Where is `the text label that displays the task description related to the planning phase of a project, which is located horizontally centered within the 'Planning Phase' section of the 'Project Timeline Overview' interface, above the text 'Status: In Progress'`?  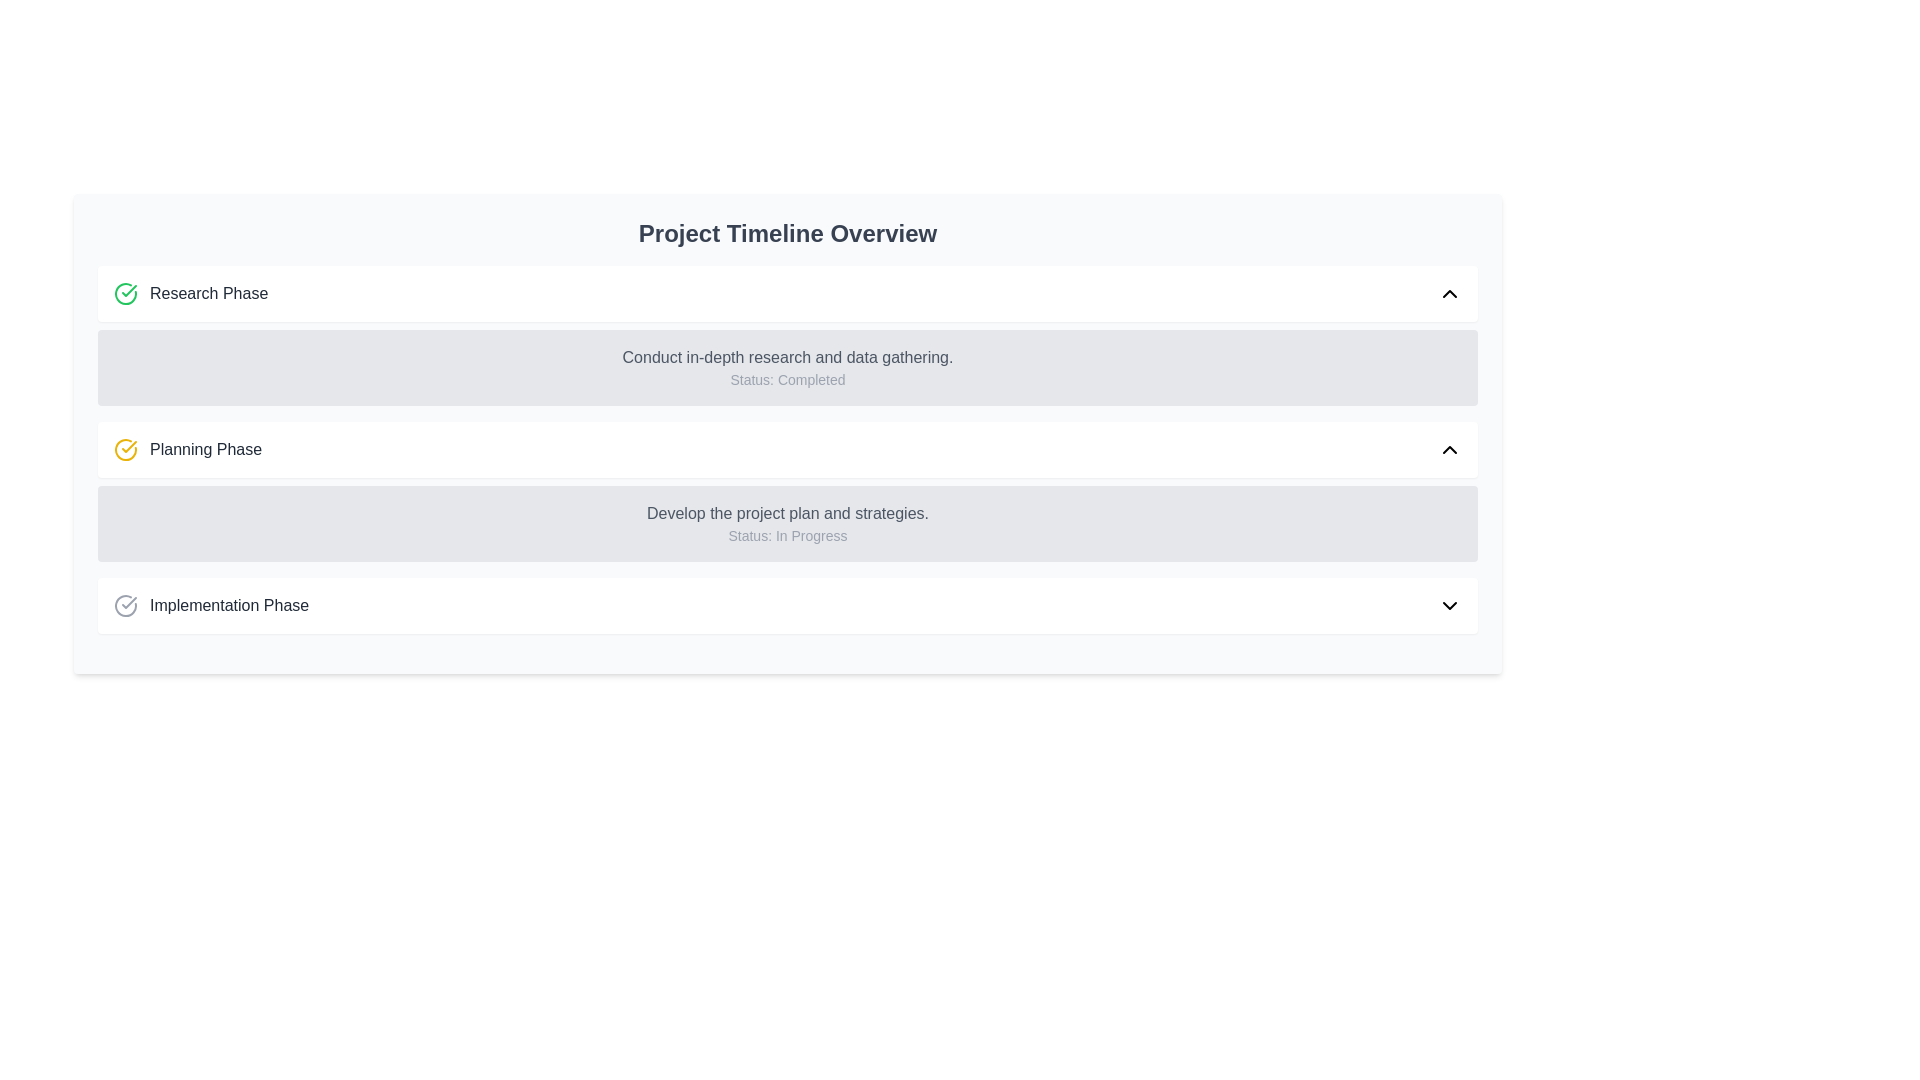 the text label that displays the task description related to the planning phase of a project, which is located horizontally centered within the 'Planning Phase' section of the 'Project Timeline Overview' interface, above the text 'Status: In Progress' is located at coordinates (786, 512).